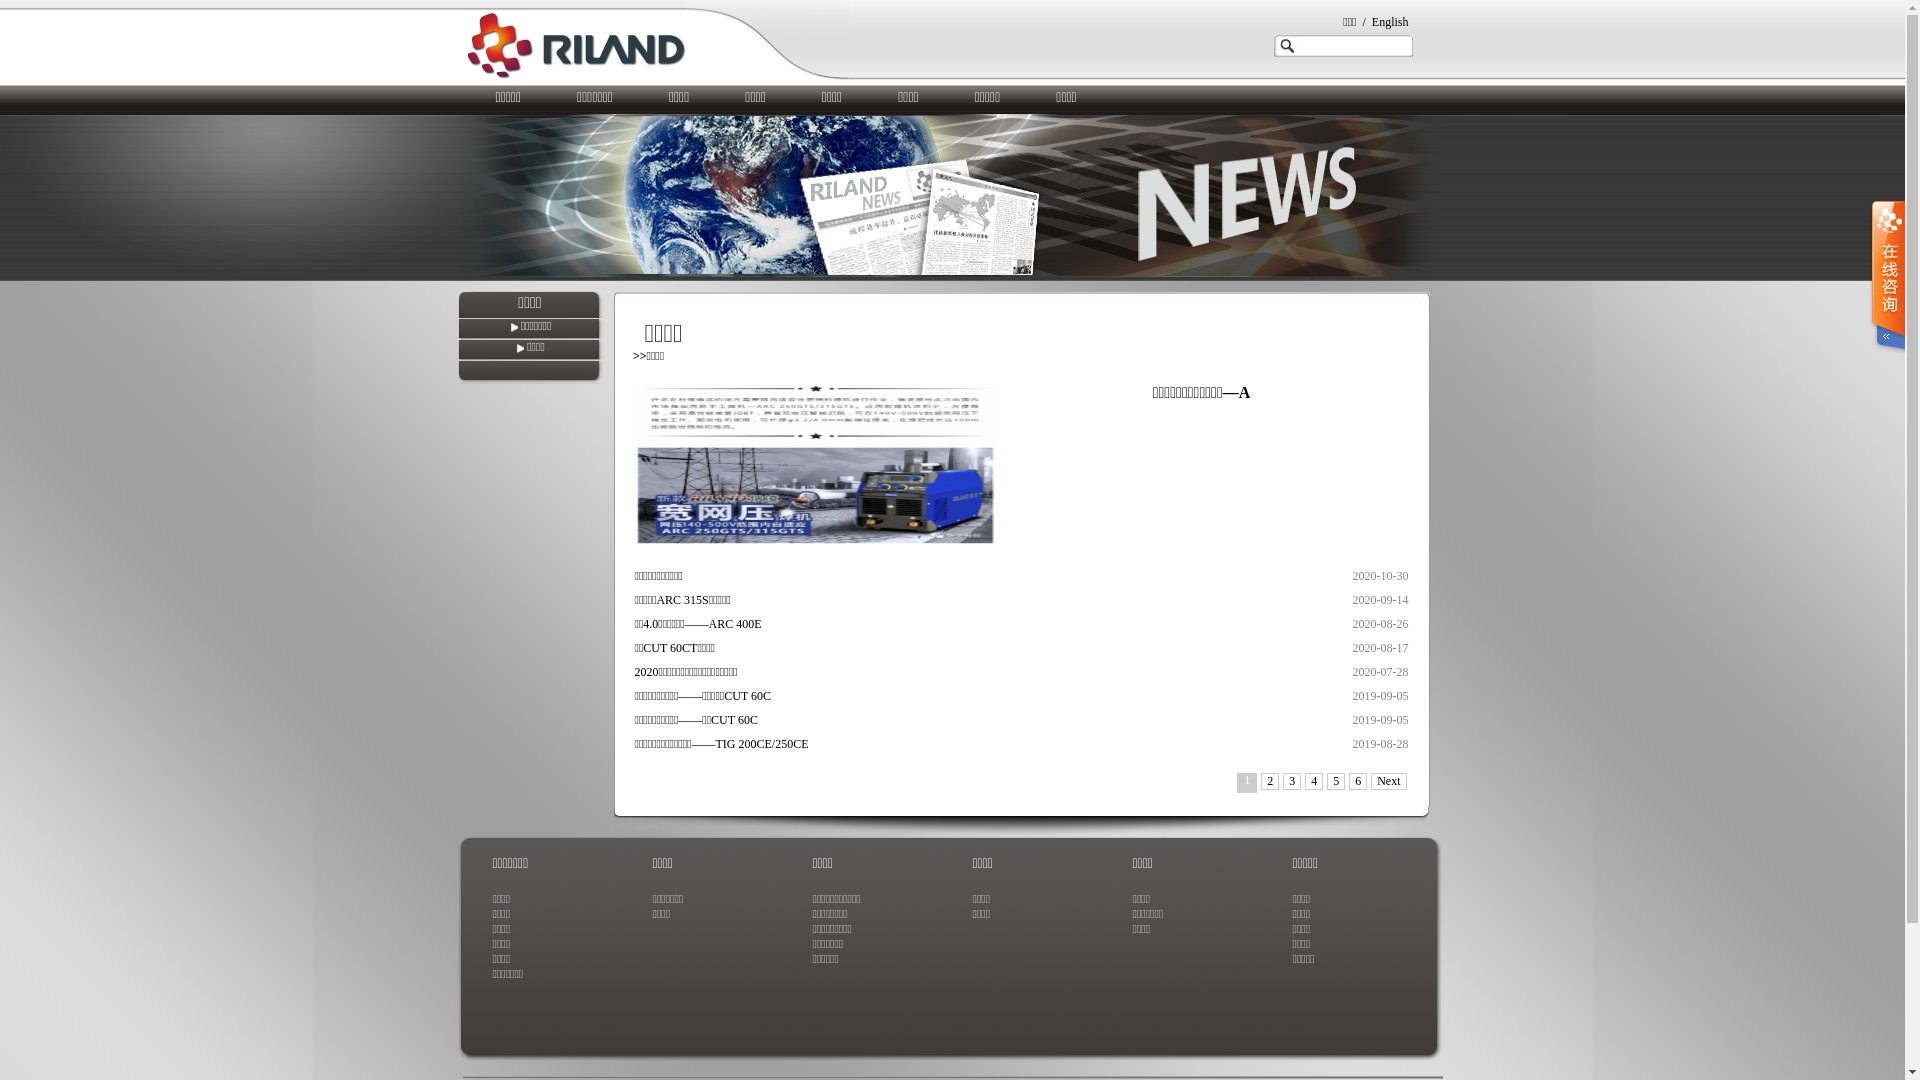 The image size is (1920, 1080). What do you see at coordinates (1387, 780) in the screenshot?
I see `'Next'` at bounding box center [1387, 780].